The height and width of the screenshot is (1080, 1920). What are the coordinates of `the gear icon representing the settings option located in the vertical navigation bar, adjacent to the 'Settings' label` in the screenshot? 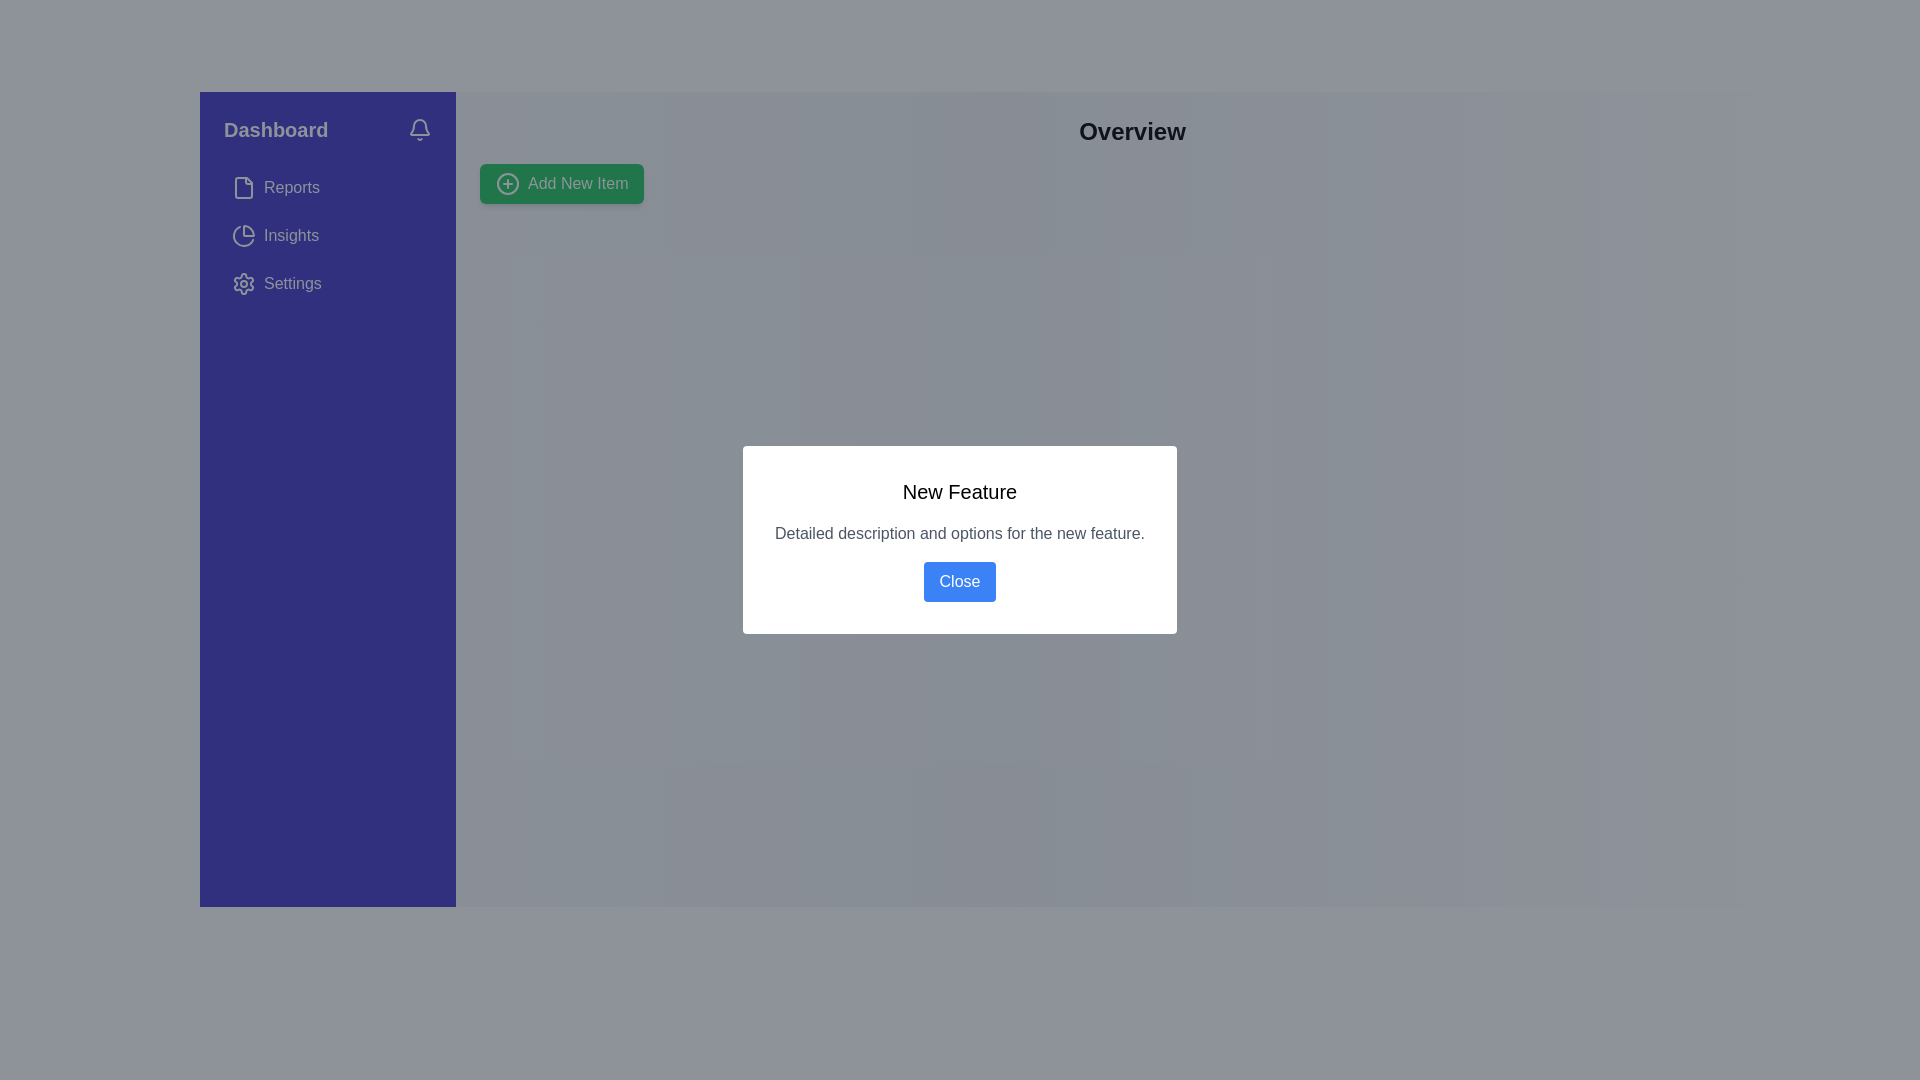 It's located at (243, 284).